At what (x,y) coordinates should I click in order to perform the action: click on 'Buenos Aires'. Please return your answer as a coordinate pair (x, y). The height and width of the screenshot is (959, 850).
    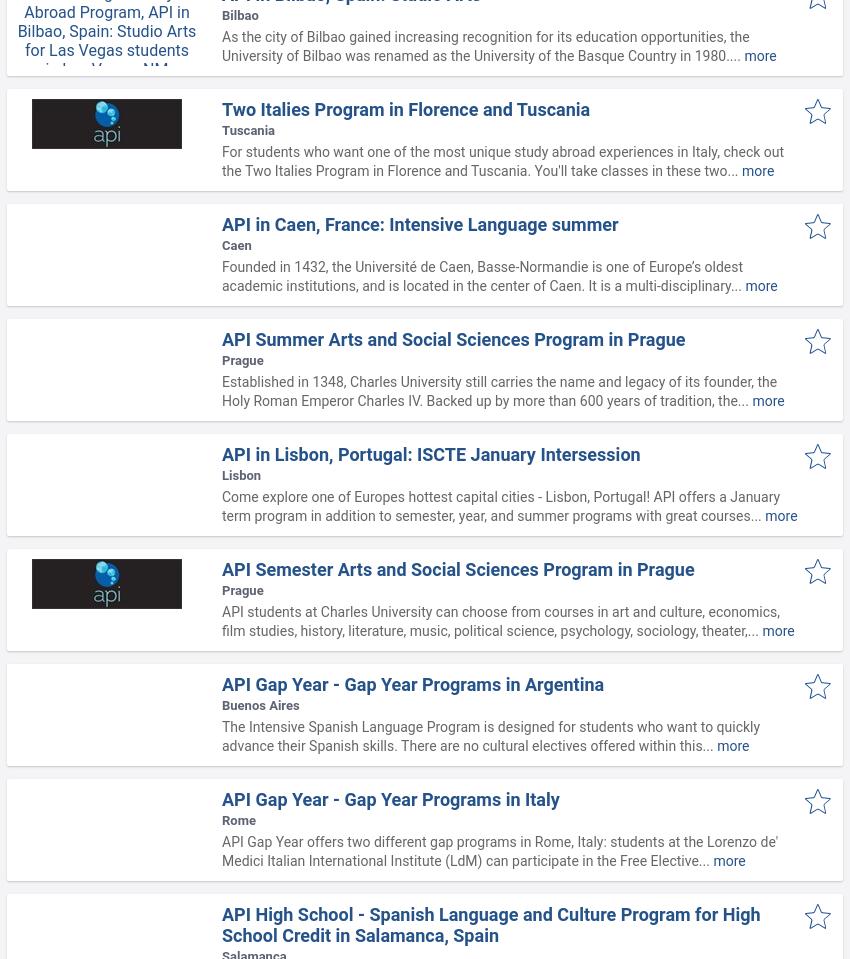
    Looking at the image, I should click on (259, 704).